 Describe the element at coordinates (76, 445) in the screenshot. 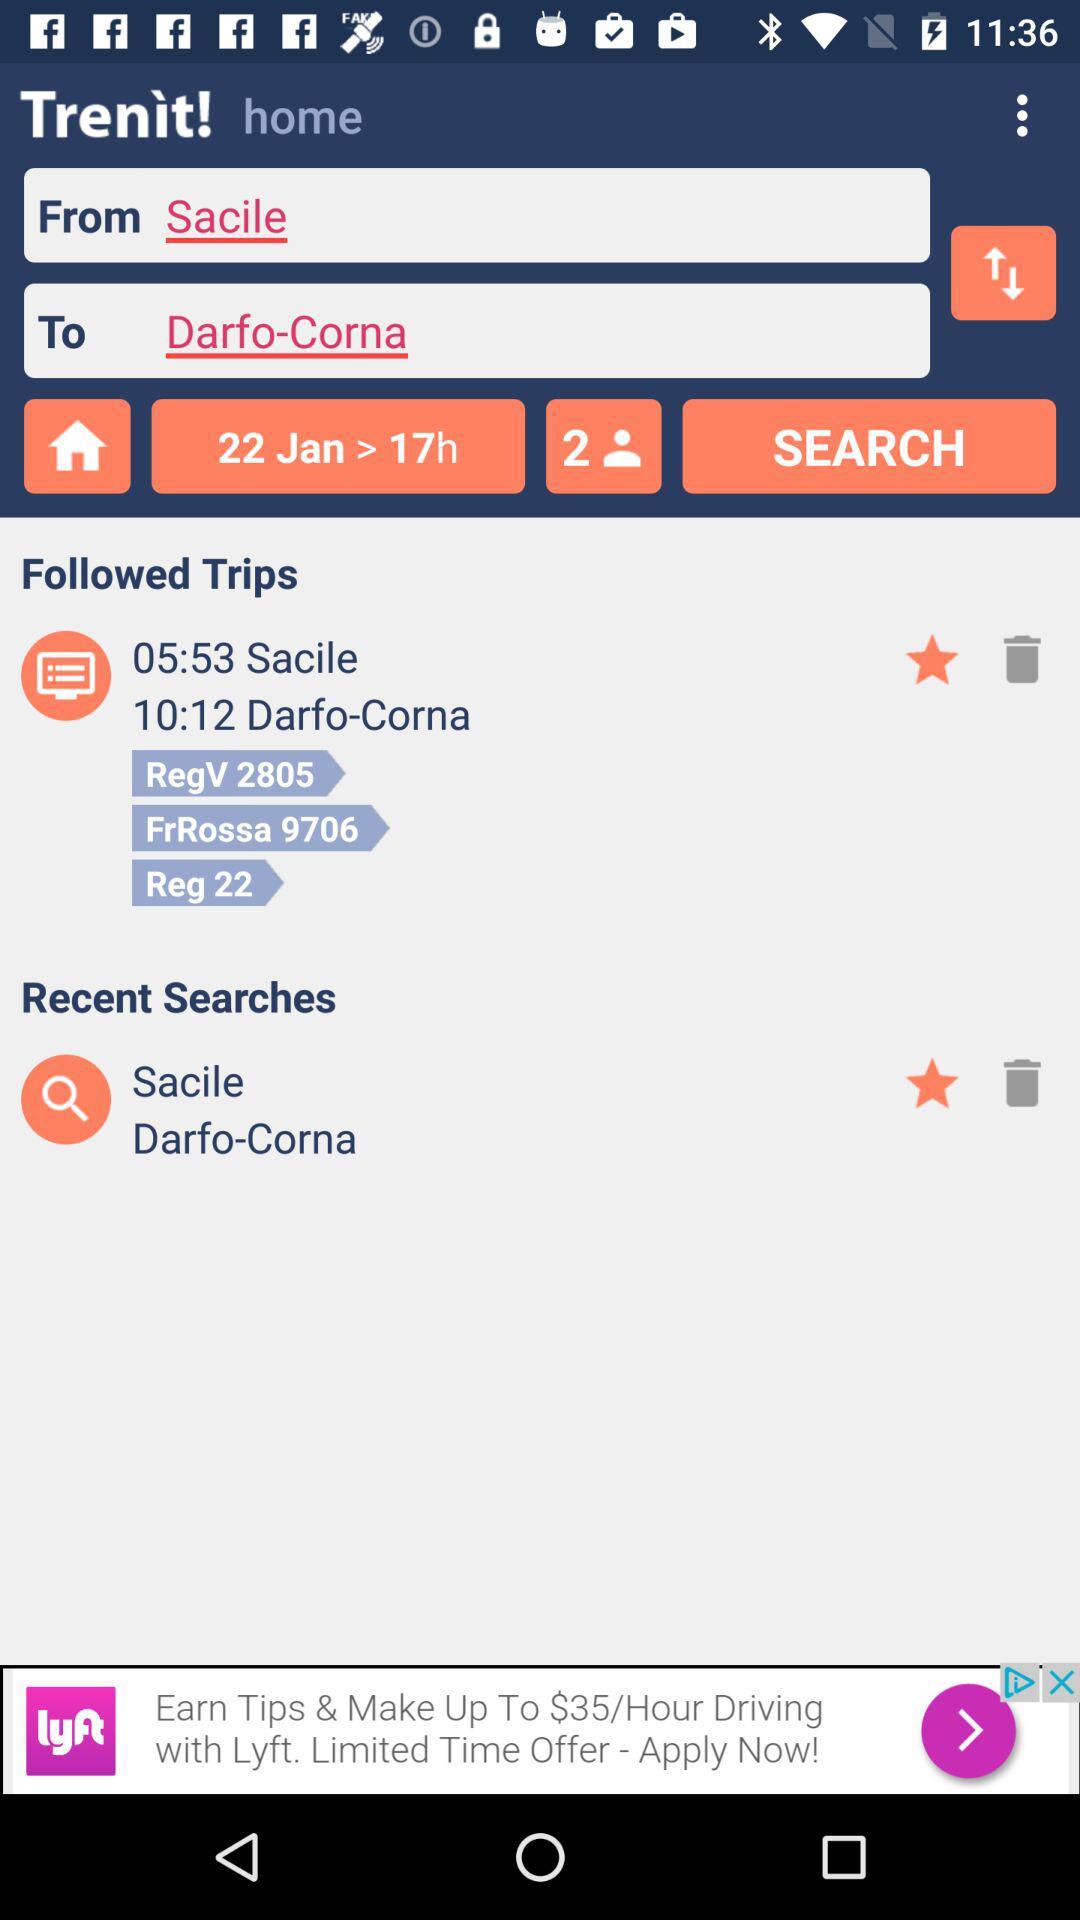

I see `the home icon` at that location.